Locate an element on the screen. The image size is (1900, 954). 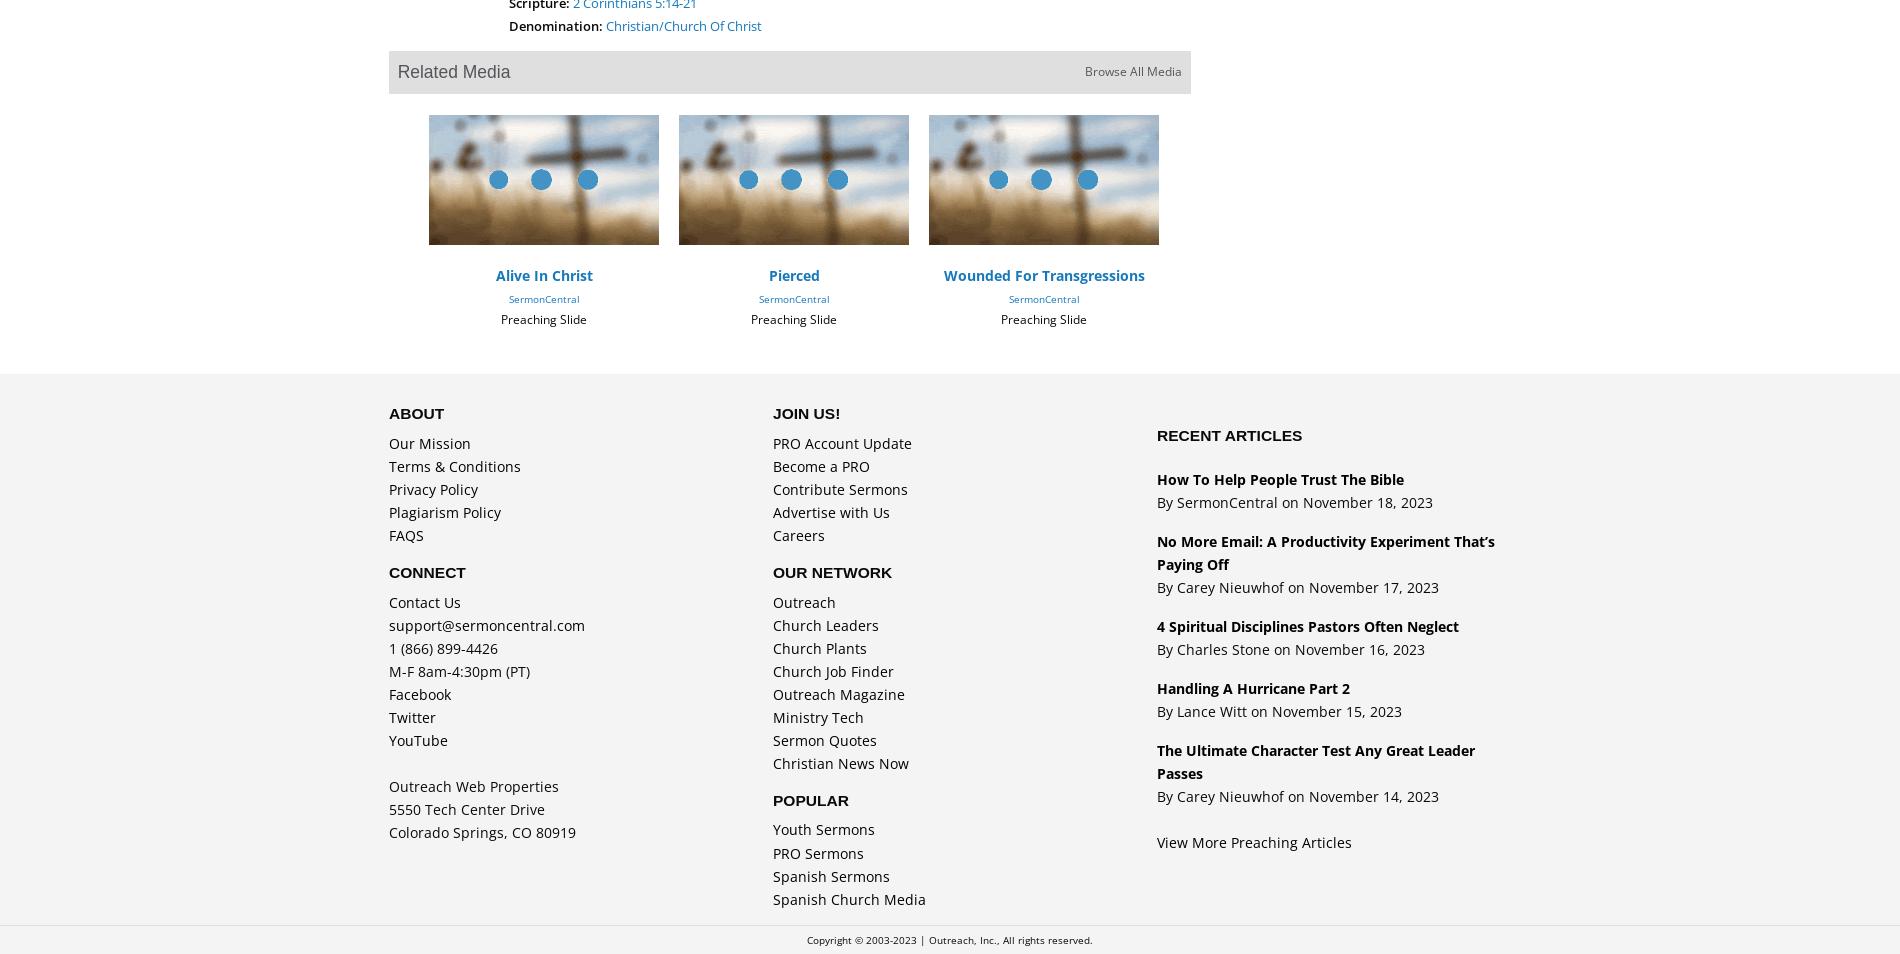
'PRO Account Update' is located at coordinates (841, 443).